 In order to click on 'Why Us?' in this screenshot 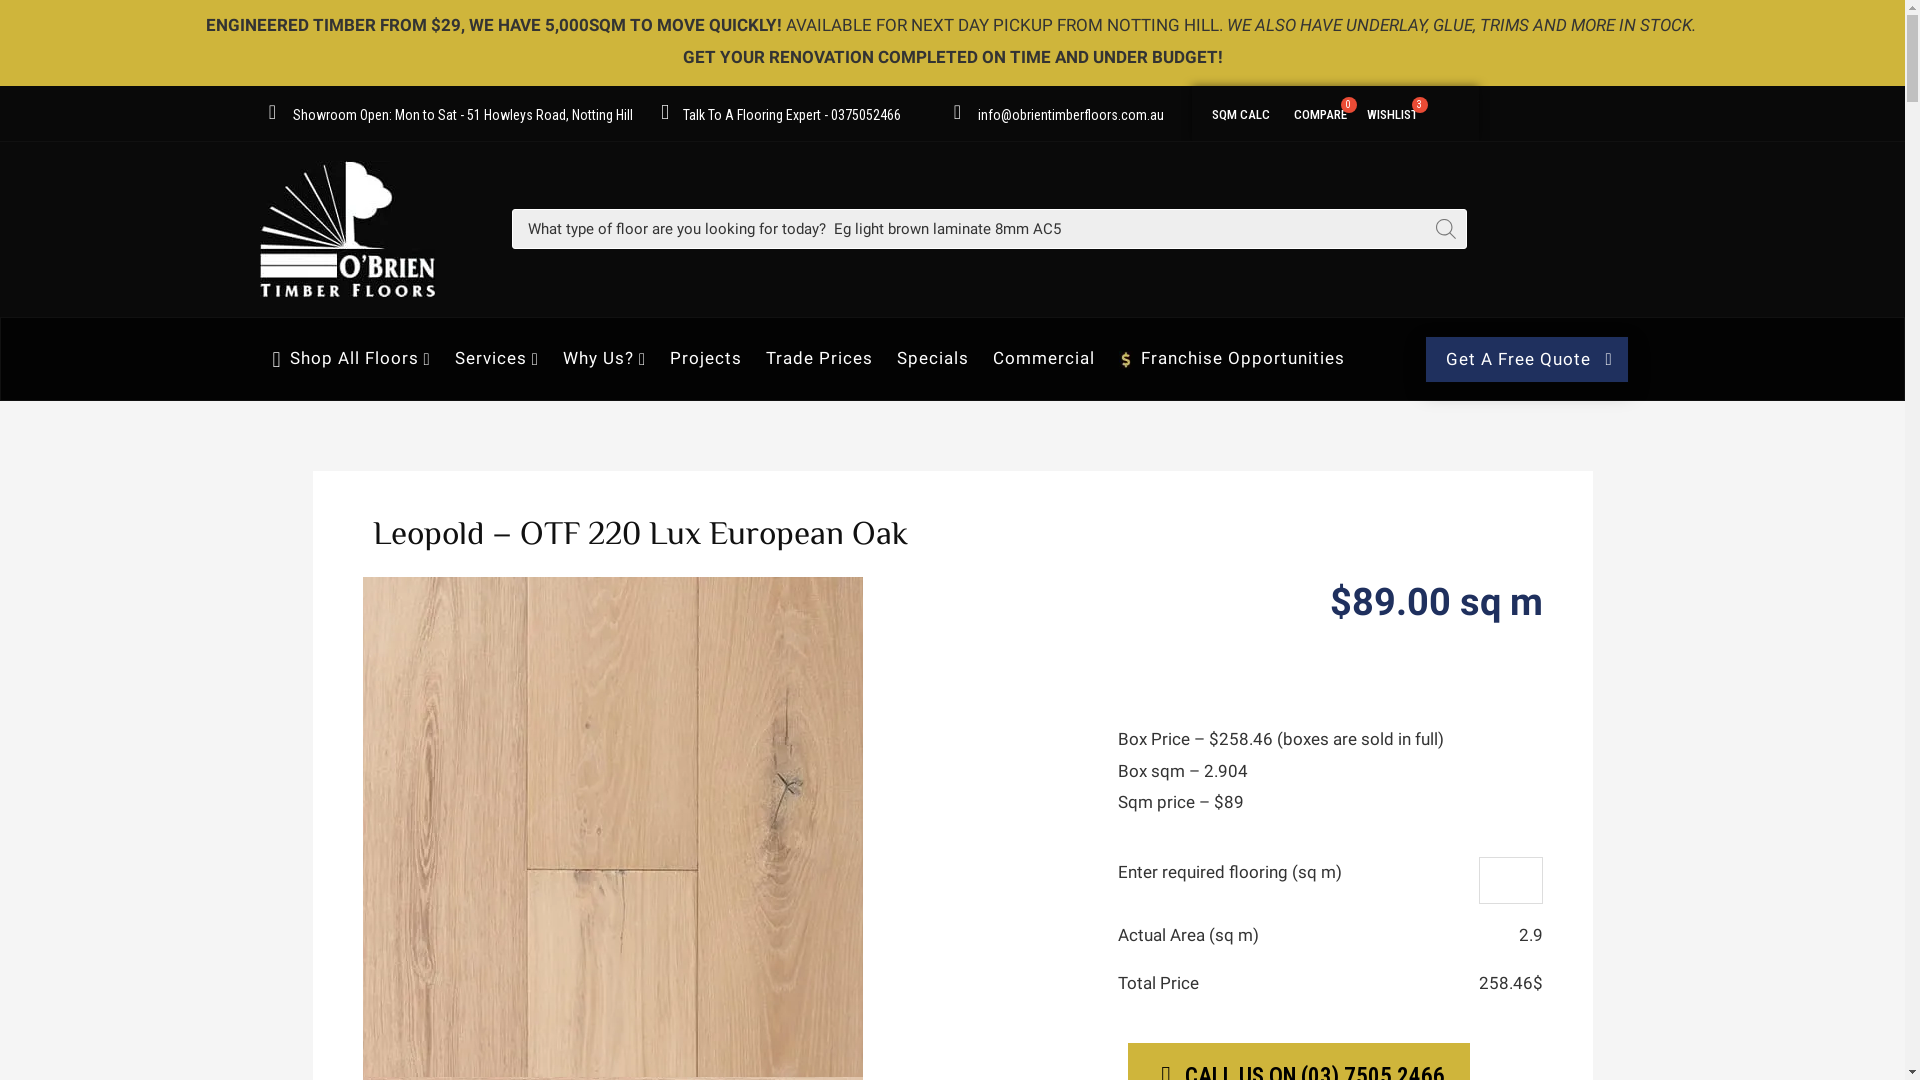, I will do `click(603, 357)`.